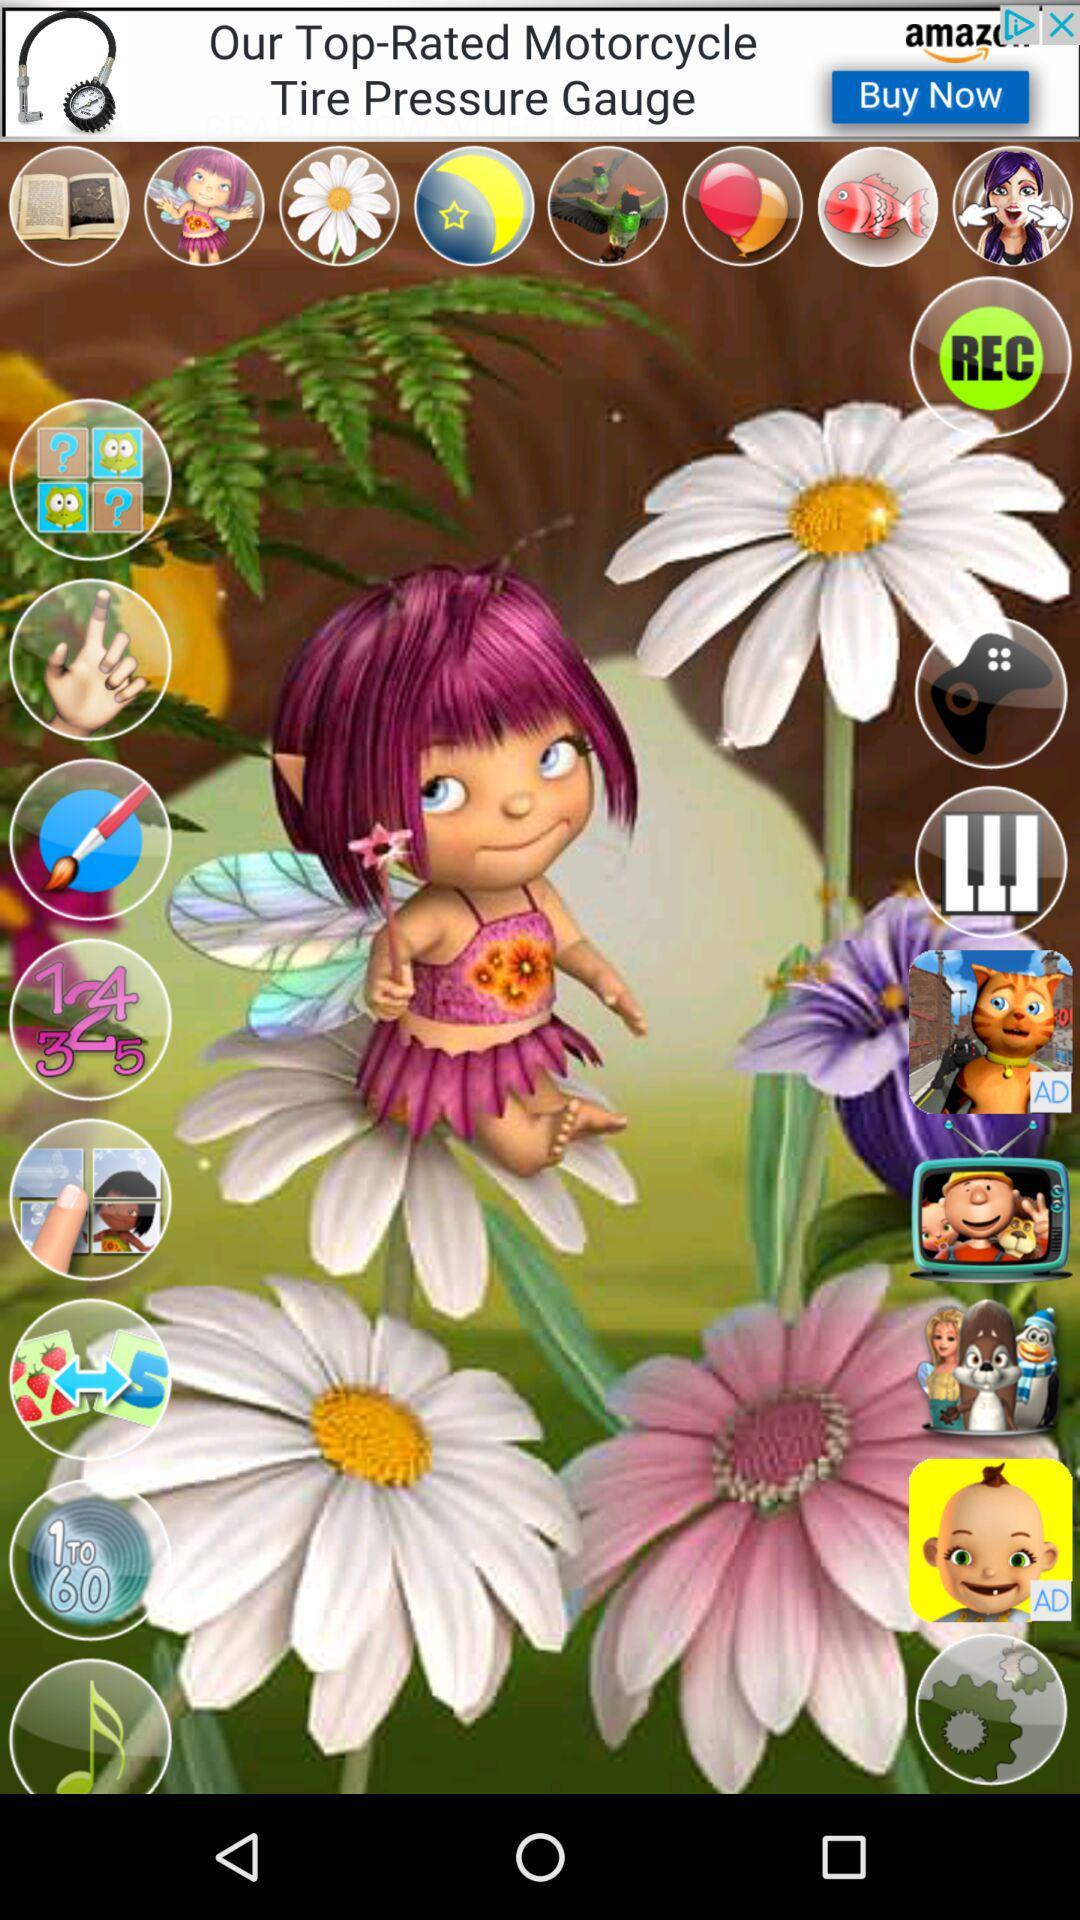 The height and width of the screenshot is (1920, 1080). Describe the element at coordinates (990, 1370) in the screenshot. I see `characters` at that location.